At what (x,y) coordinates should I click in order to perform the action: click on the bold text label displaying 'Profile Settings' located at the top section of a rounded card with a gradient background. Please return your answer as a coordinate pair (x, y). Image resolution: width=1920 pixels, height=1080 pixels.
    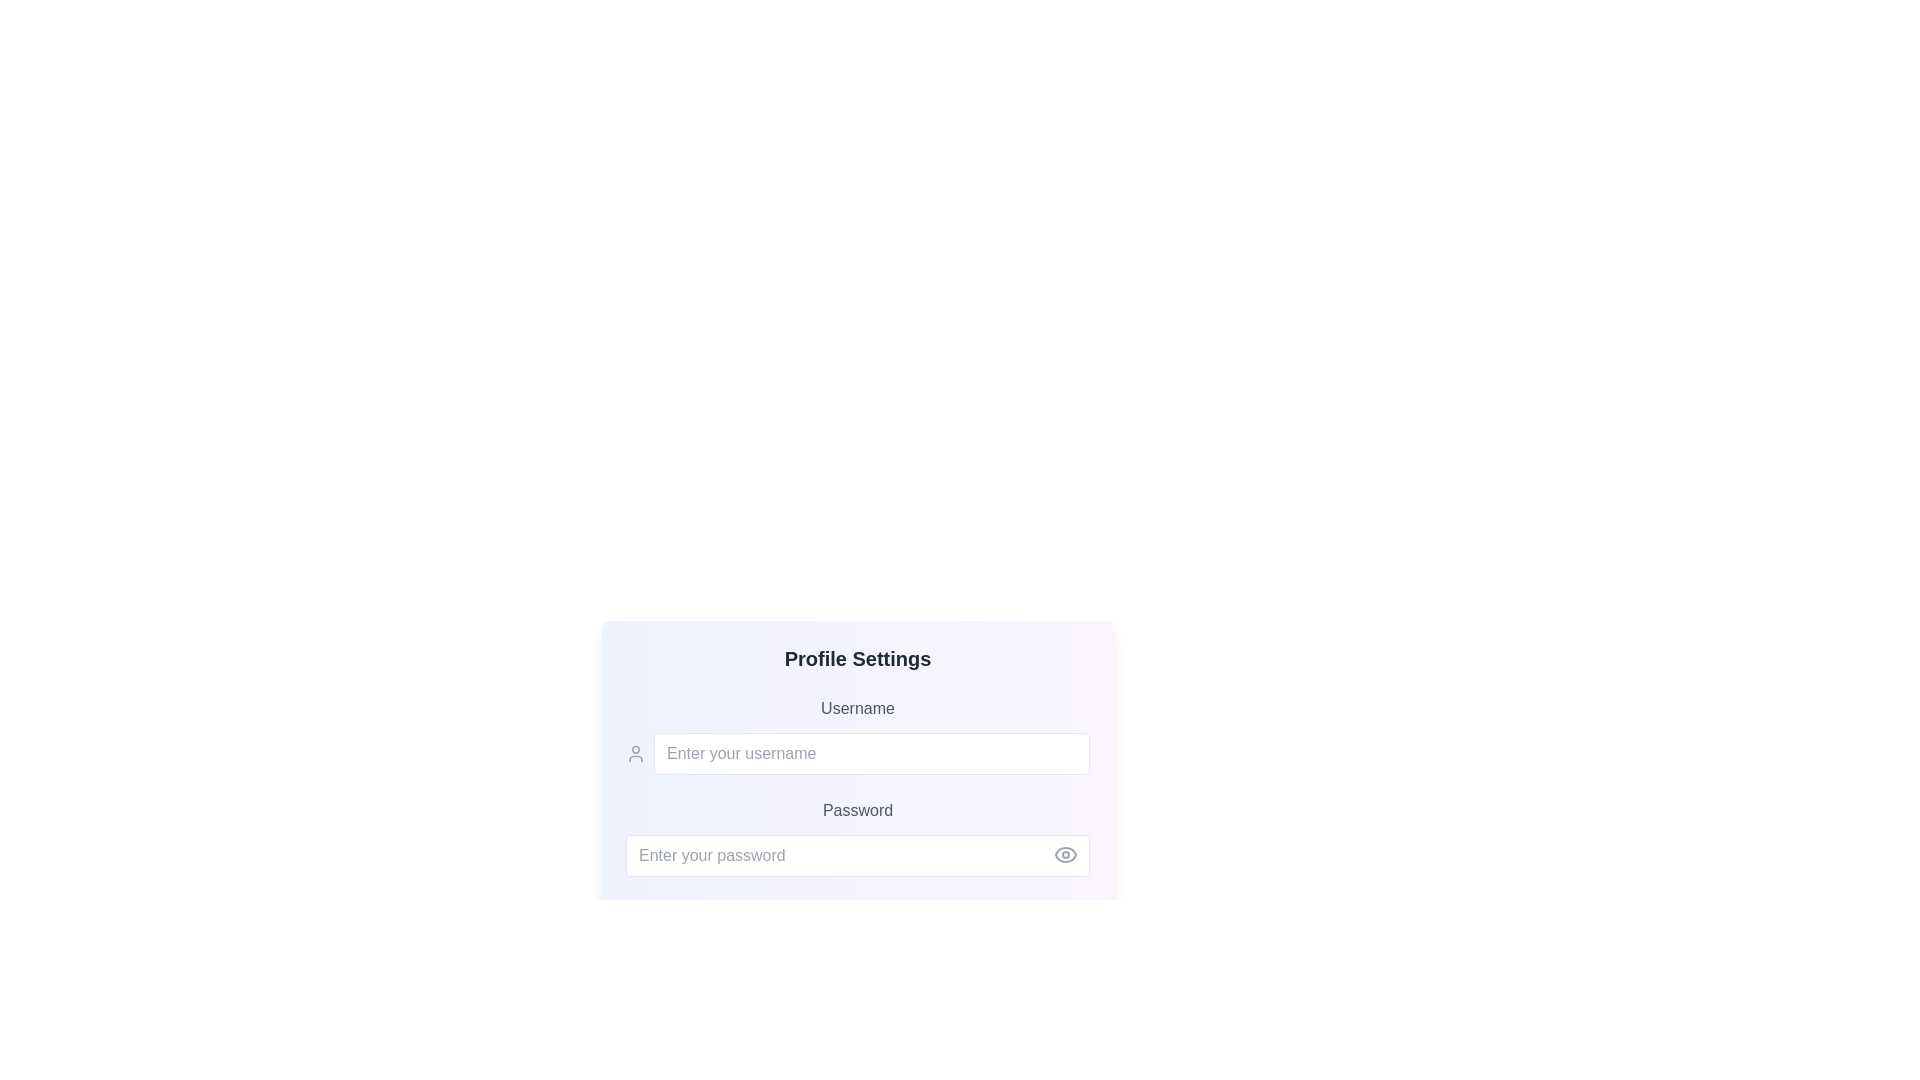
    Looking at the image, I should click on (858, 659).